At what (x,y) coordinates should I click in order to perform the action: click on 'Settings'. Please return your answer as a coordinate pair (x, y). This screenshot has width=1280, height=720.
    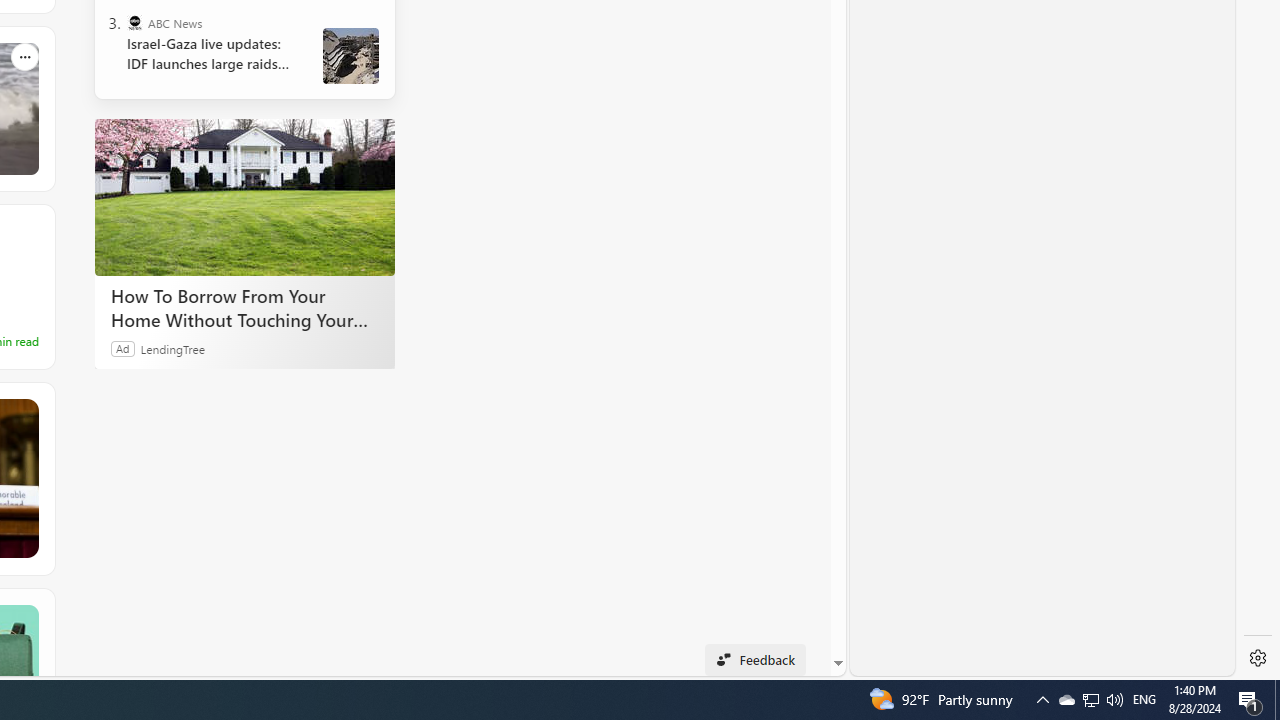
    Looking at the image, I should click on (1257, 658).